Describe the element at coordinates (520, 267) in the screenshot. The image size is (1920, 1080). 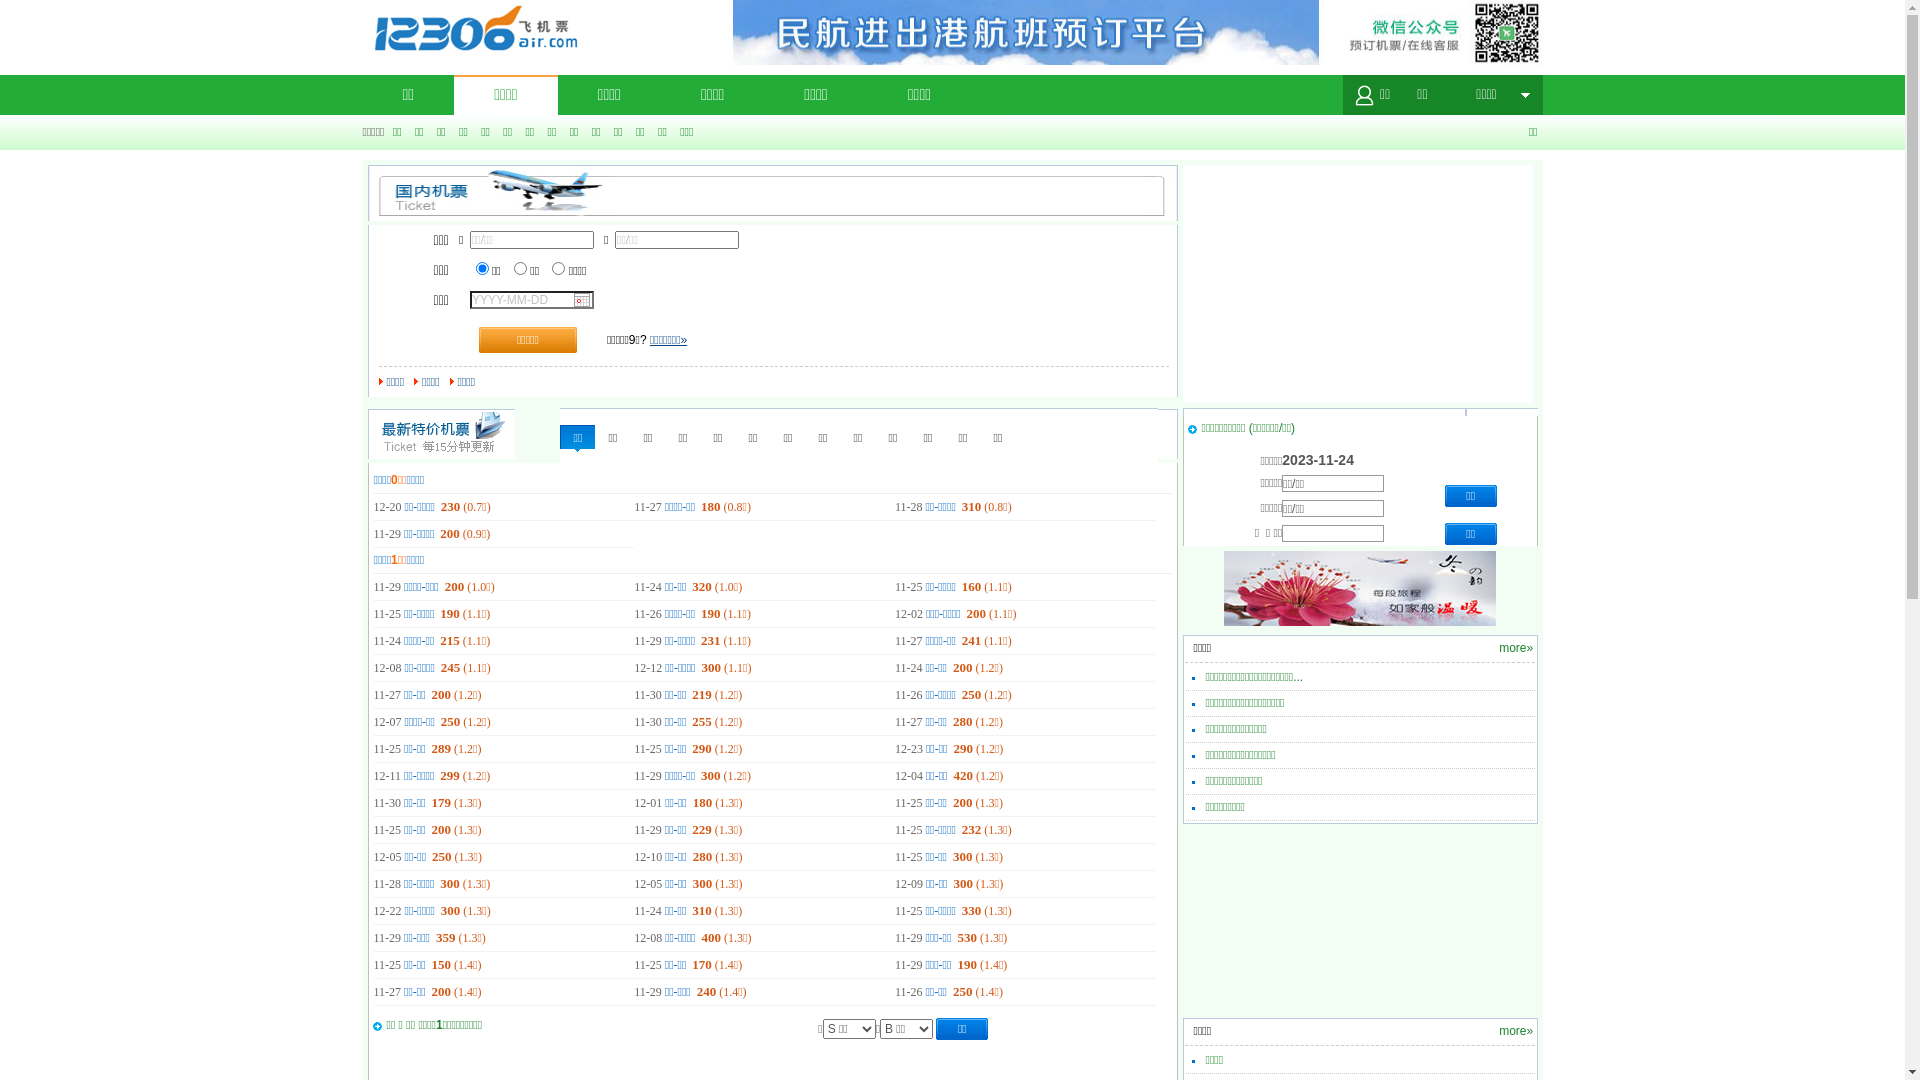
I see `'2'` at that location.